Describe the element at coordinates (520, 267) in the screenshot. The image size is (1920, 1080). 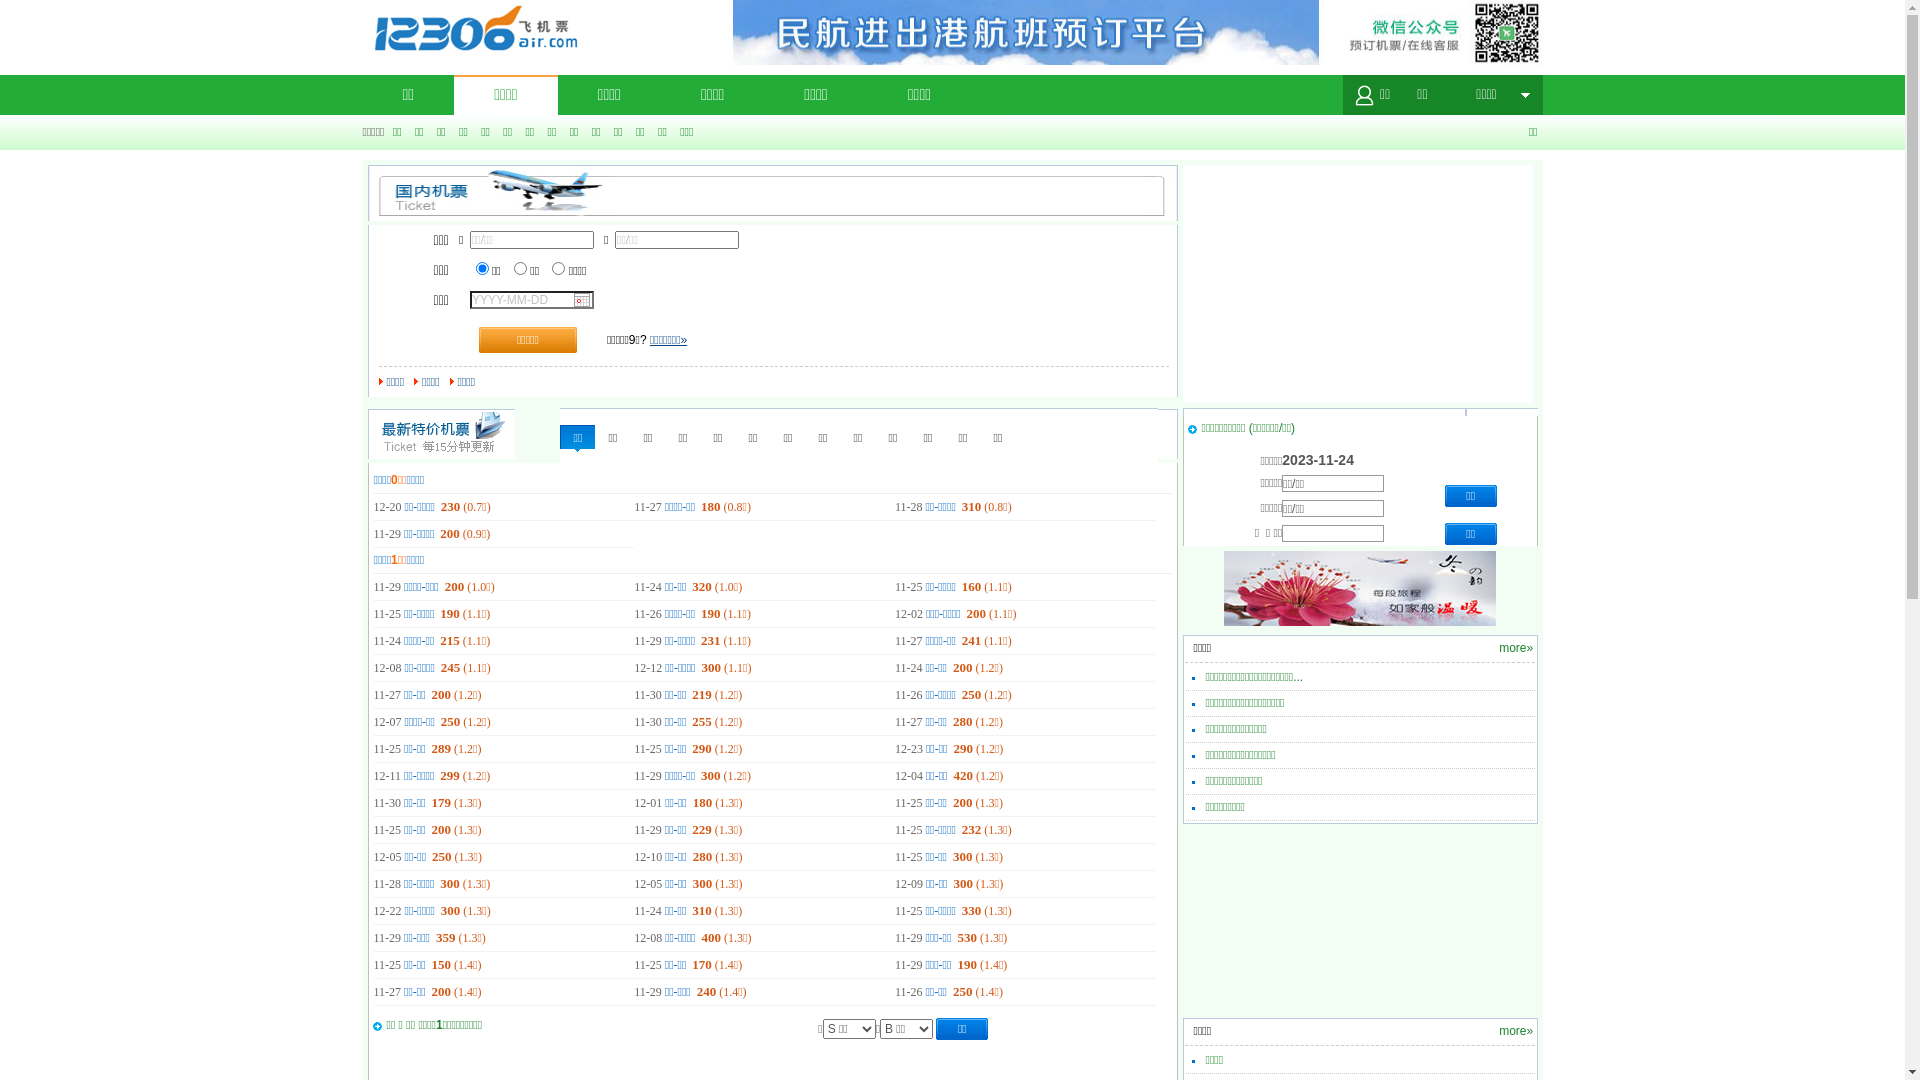
I see `'2'` at that location.